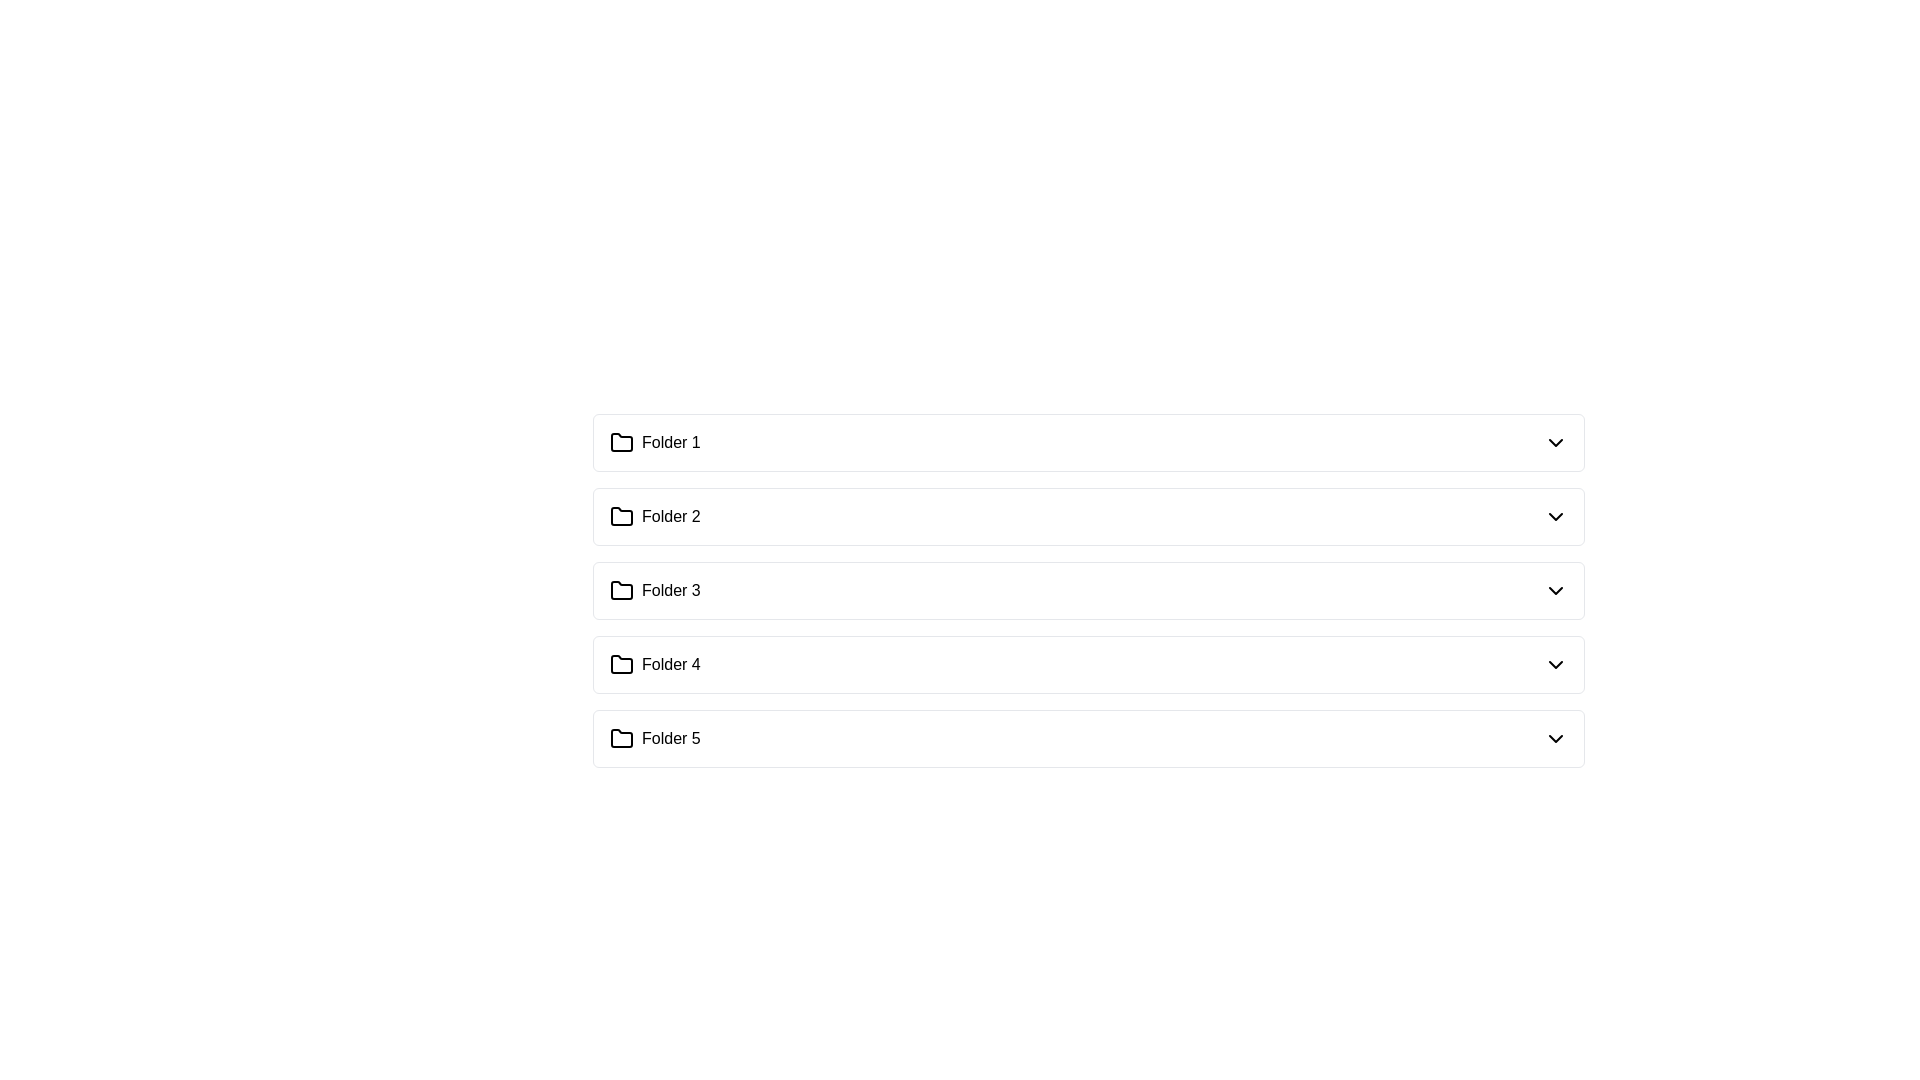  Describe the element at coordinates (671, 515) in the screenshot. I see `the static text label displaying 'Folder 2', which is positioned to the right of a folder icon in a vertically aligned list` at that location.